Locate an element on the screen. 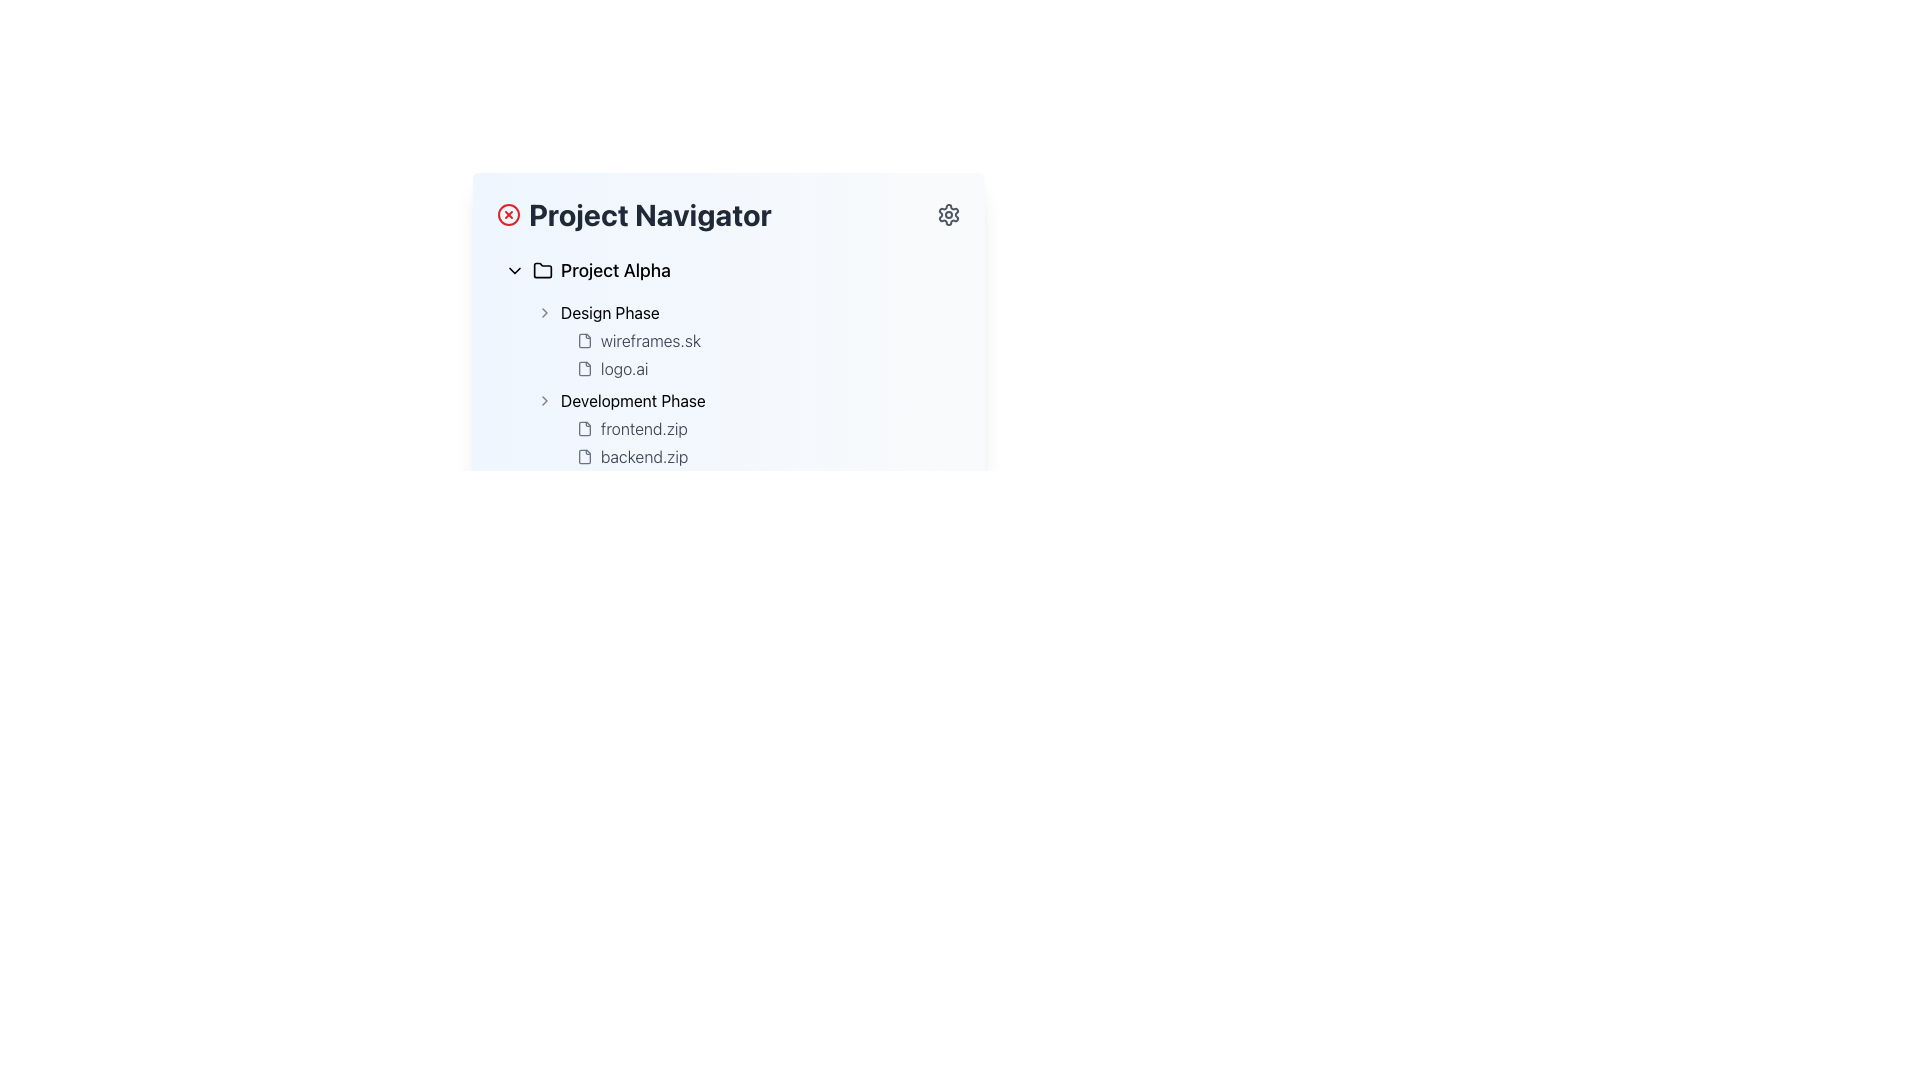  the logo.ai file icon in the project navigator panel, which is located under the 'Design Phase' subheading and is visually identifiable as a marker for this specific file is located at coordinates (584, 369).